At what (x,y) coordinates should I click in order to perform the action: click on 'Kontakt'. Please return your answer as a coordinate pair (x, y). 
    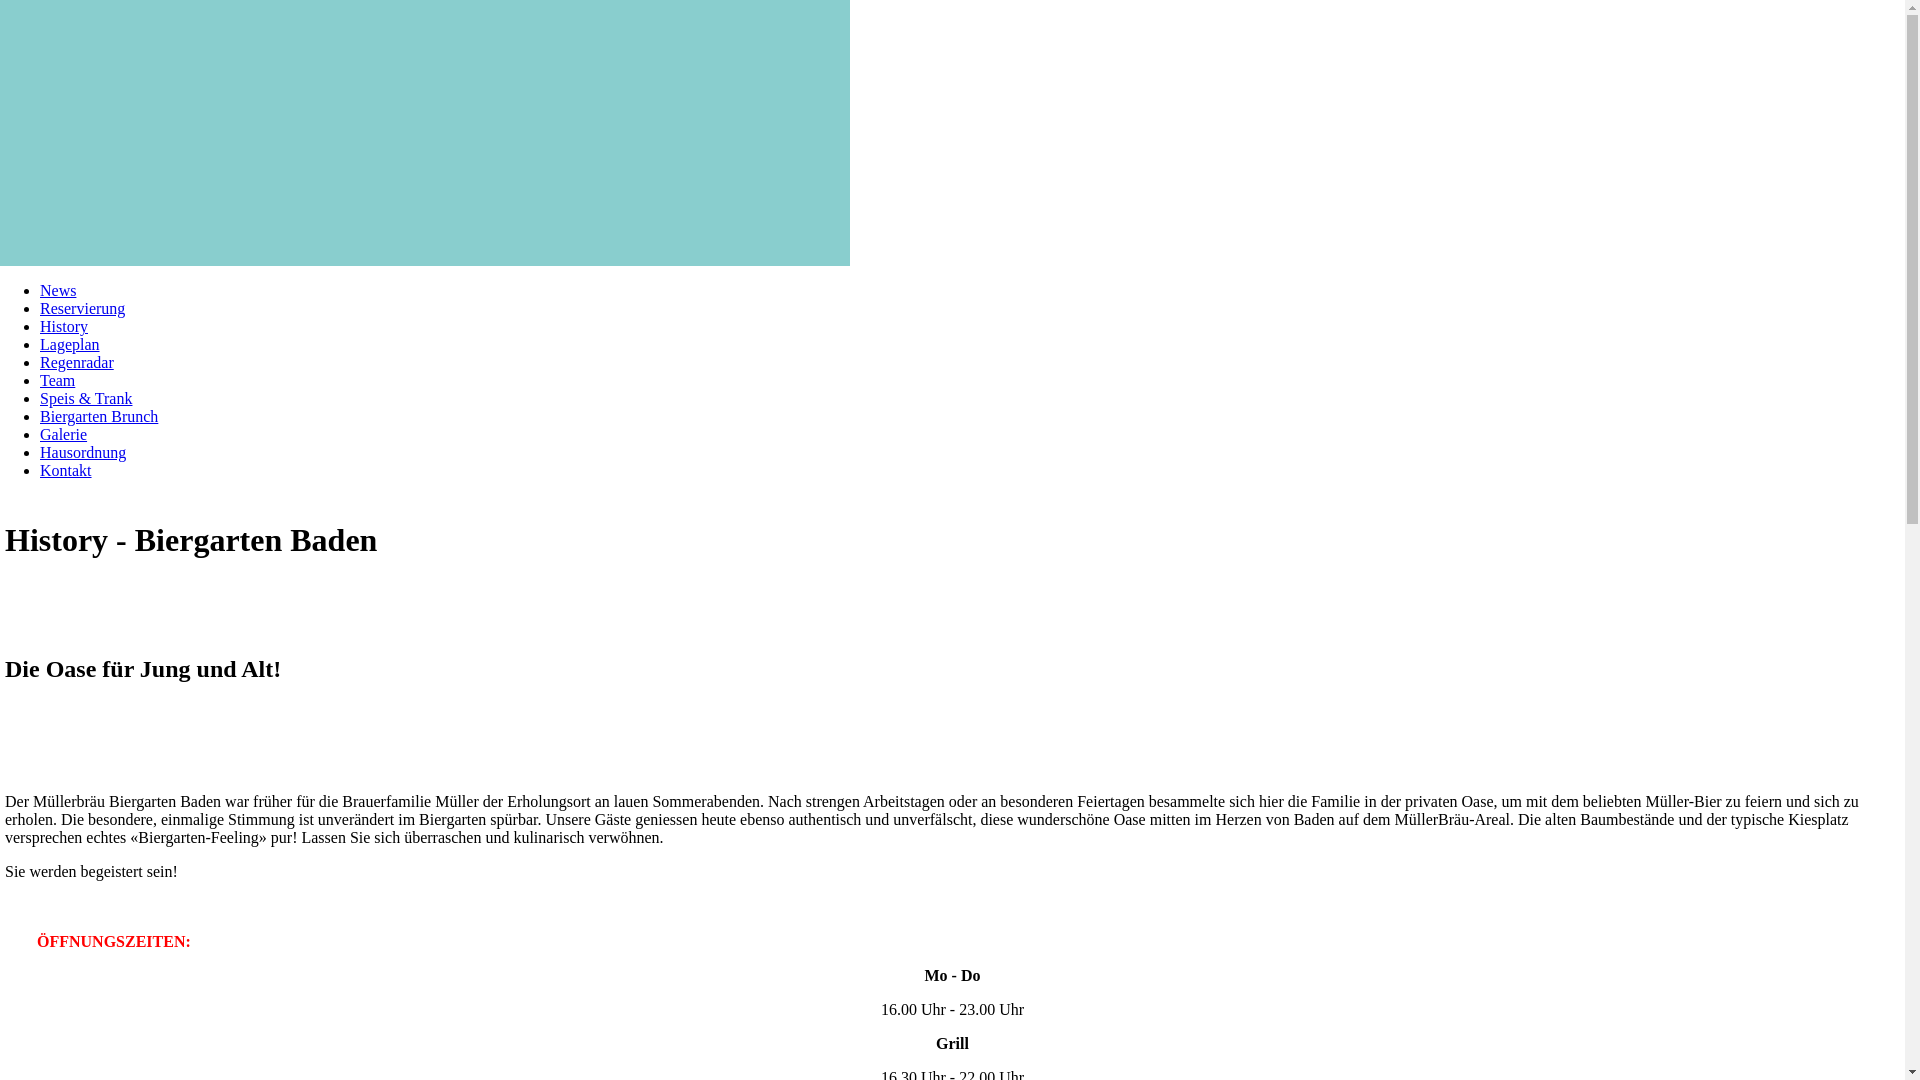
    Looking at the image, I should click on (39, 470).